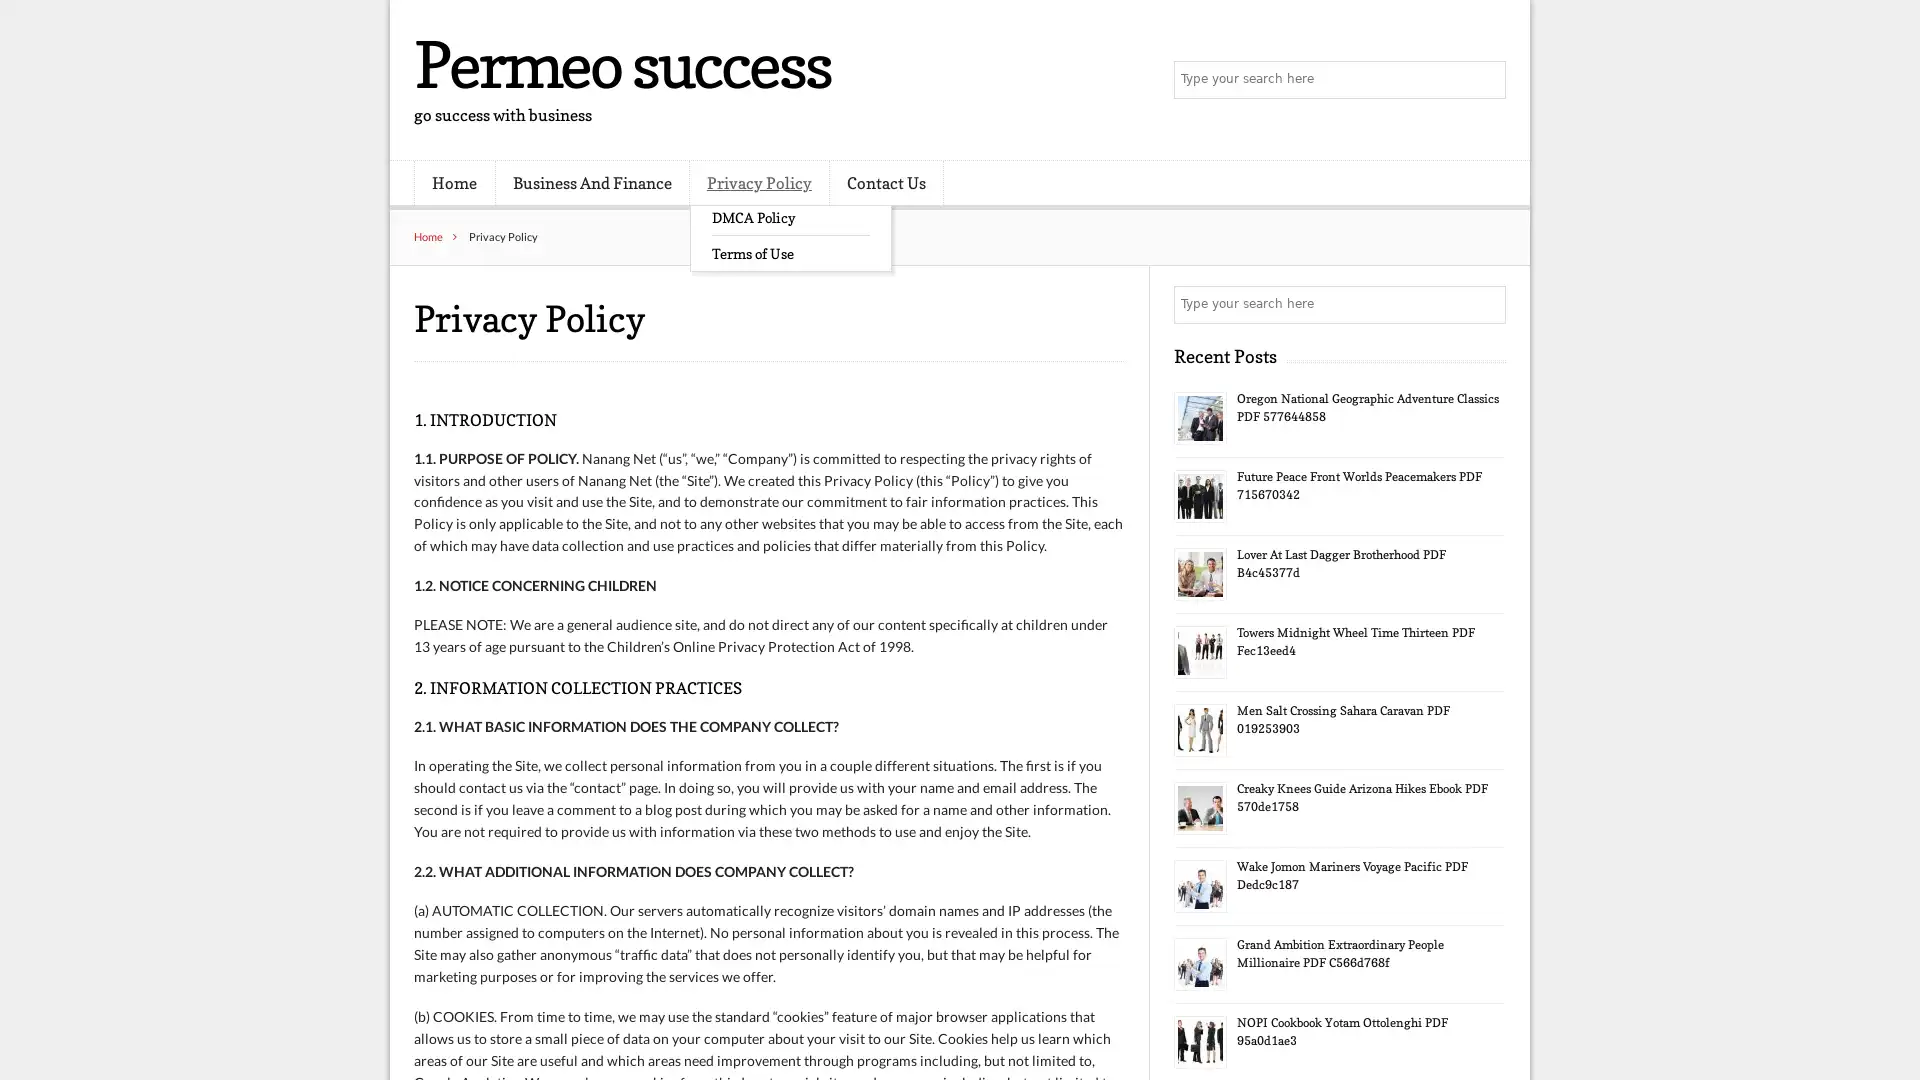 The height and width of the screenshot is (1080, 1920). What do you see at coordinates (1485, 304) in the screenshot?
I see `Search` at bounding box center [1485, 304].